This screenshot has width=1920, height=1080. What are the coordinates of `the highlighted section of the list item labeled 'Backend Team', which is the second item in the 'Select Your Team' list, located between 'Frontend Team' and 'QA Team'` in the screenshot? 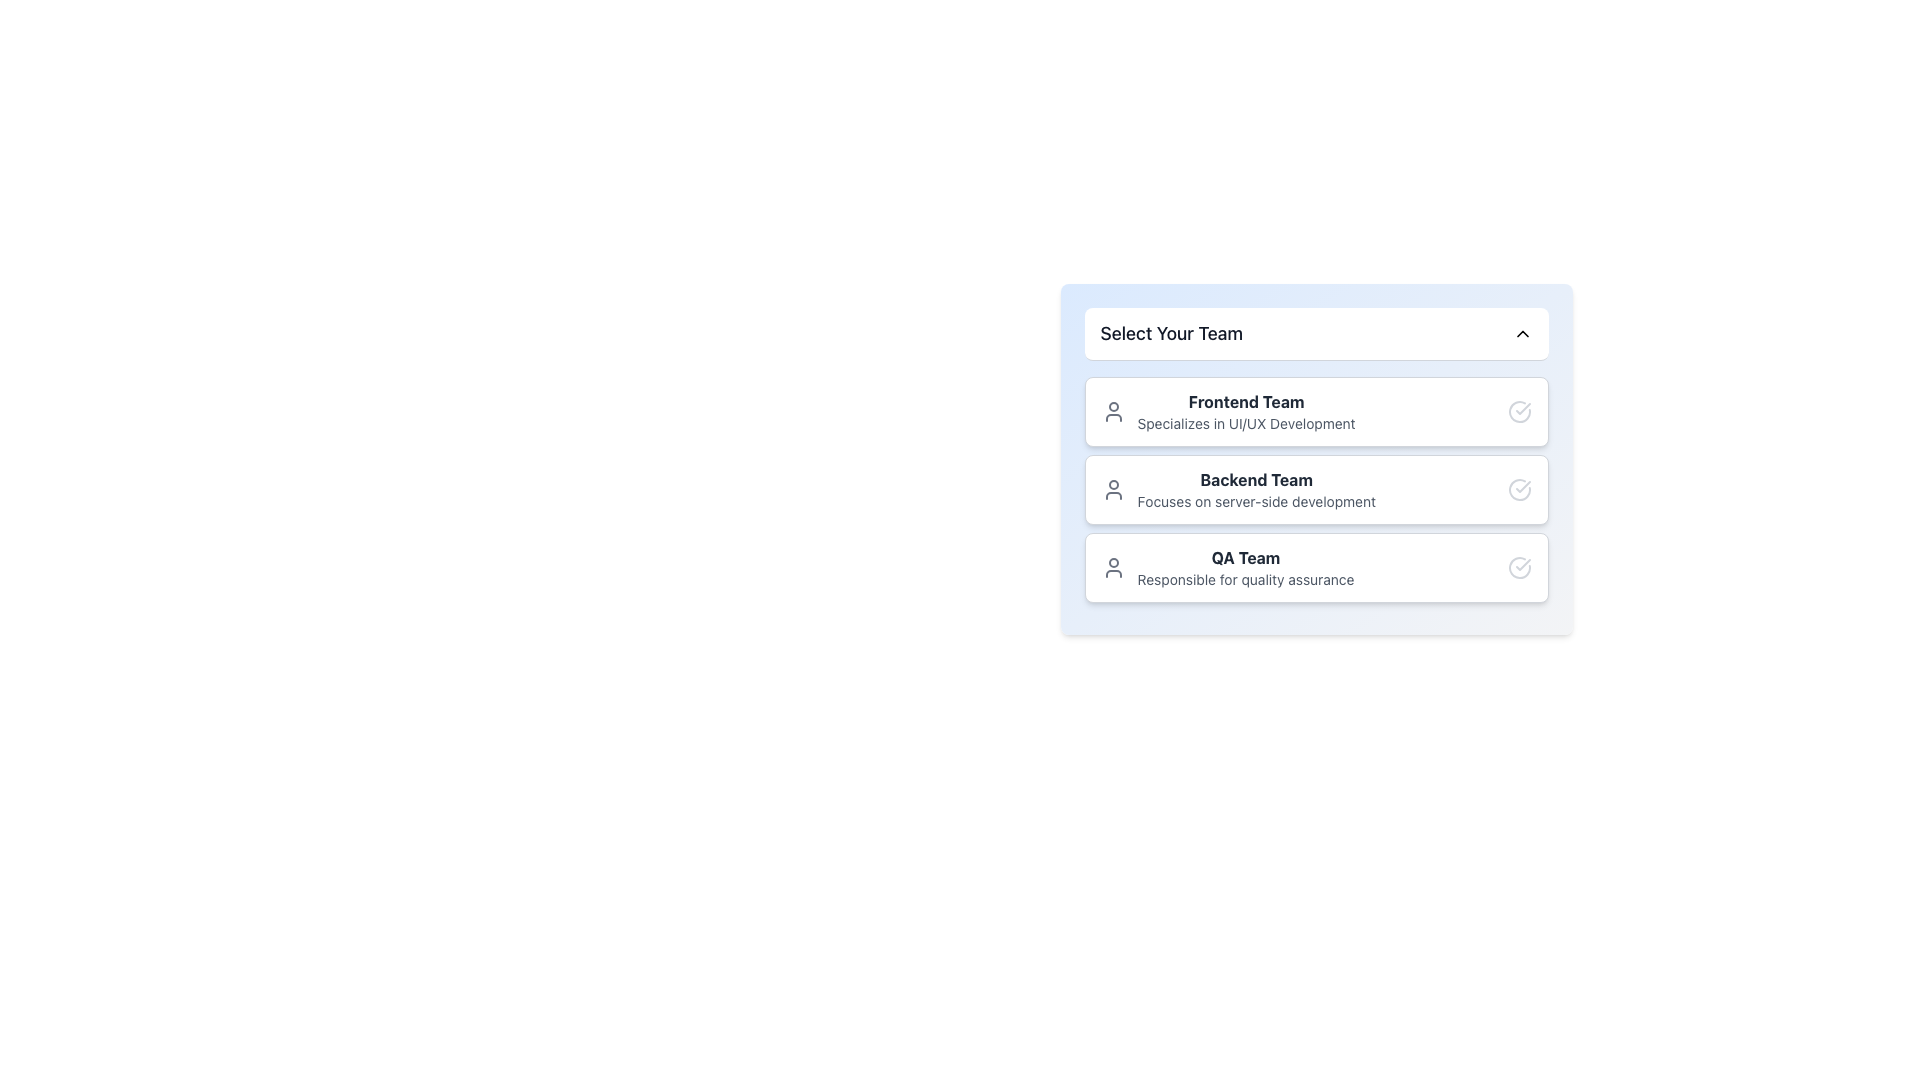 It's located at (1316, 489).